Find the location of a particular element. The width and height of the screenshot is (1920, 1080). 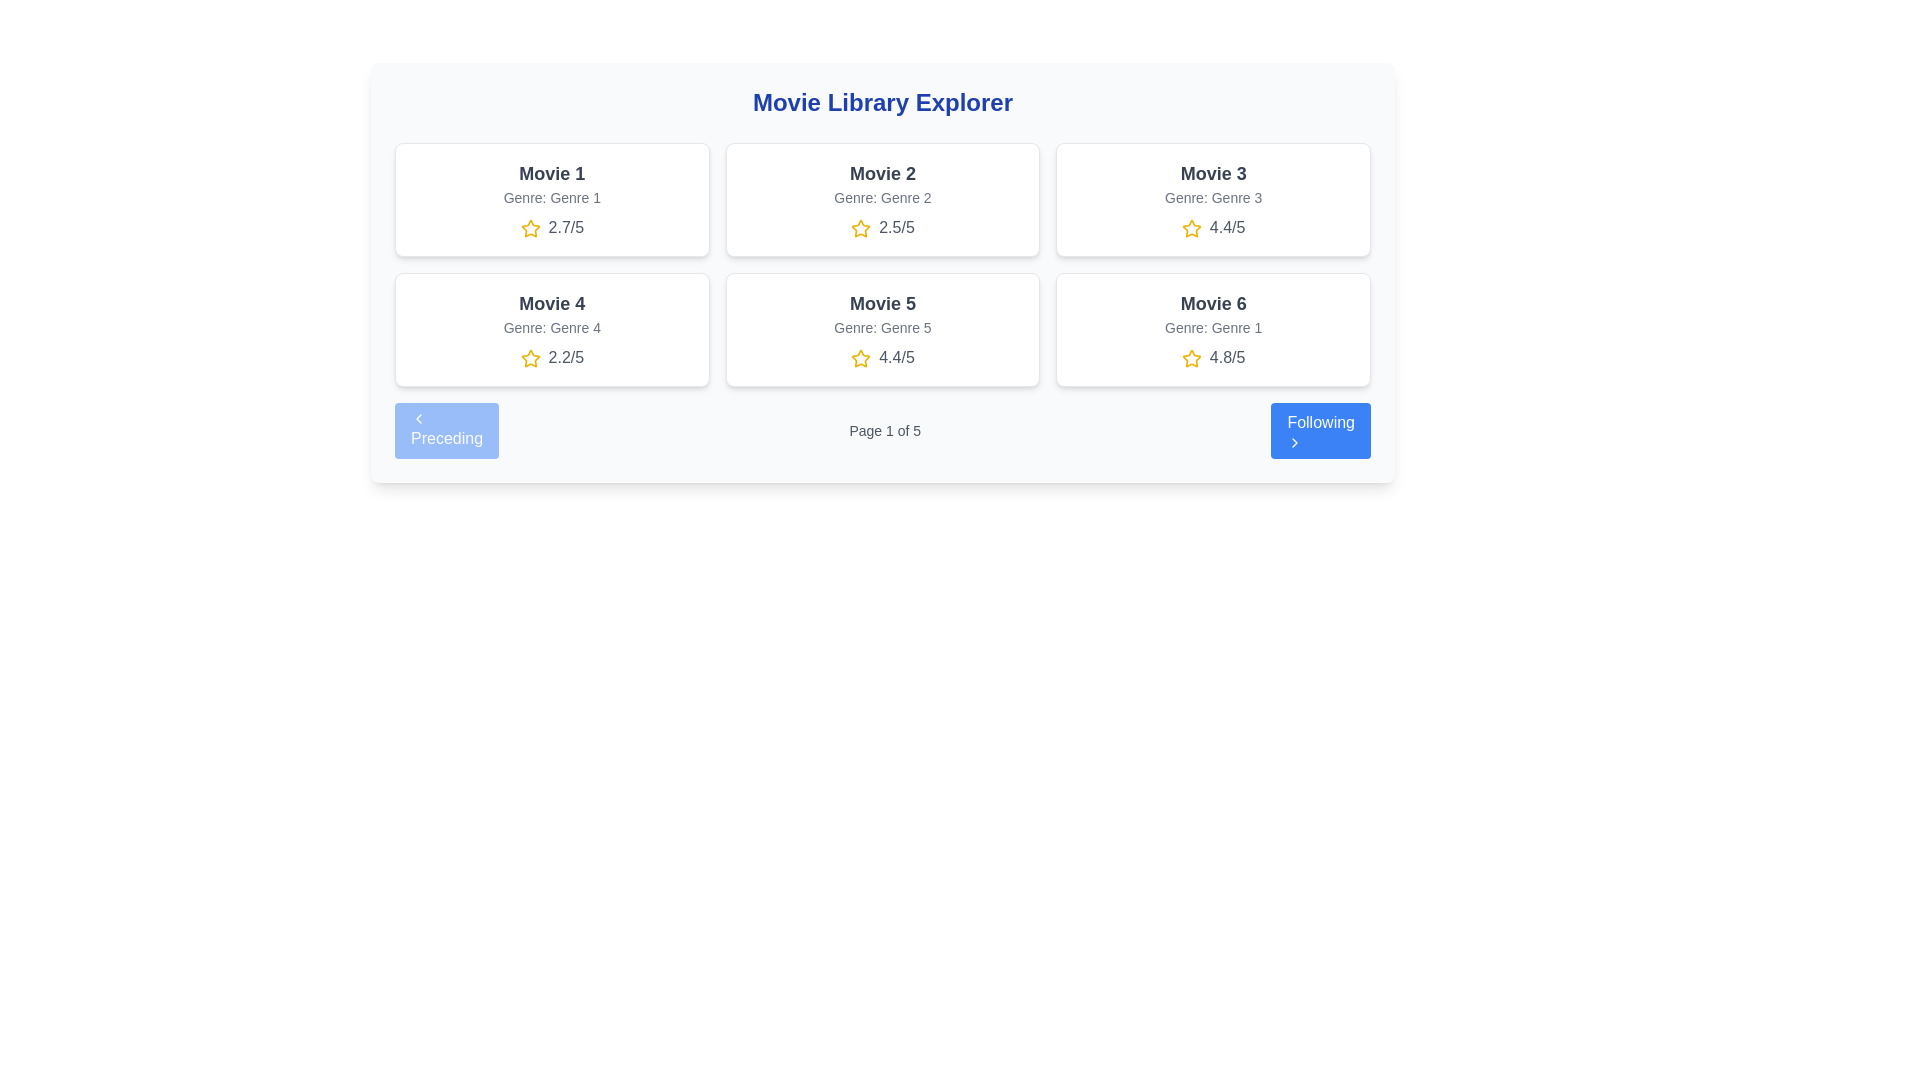

text label that displays 'Movie 4' at the top-center of the card UI component is located at coordinates (552, 304).